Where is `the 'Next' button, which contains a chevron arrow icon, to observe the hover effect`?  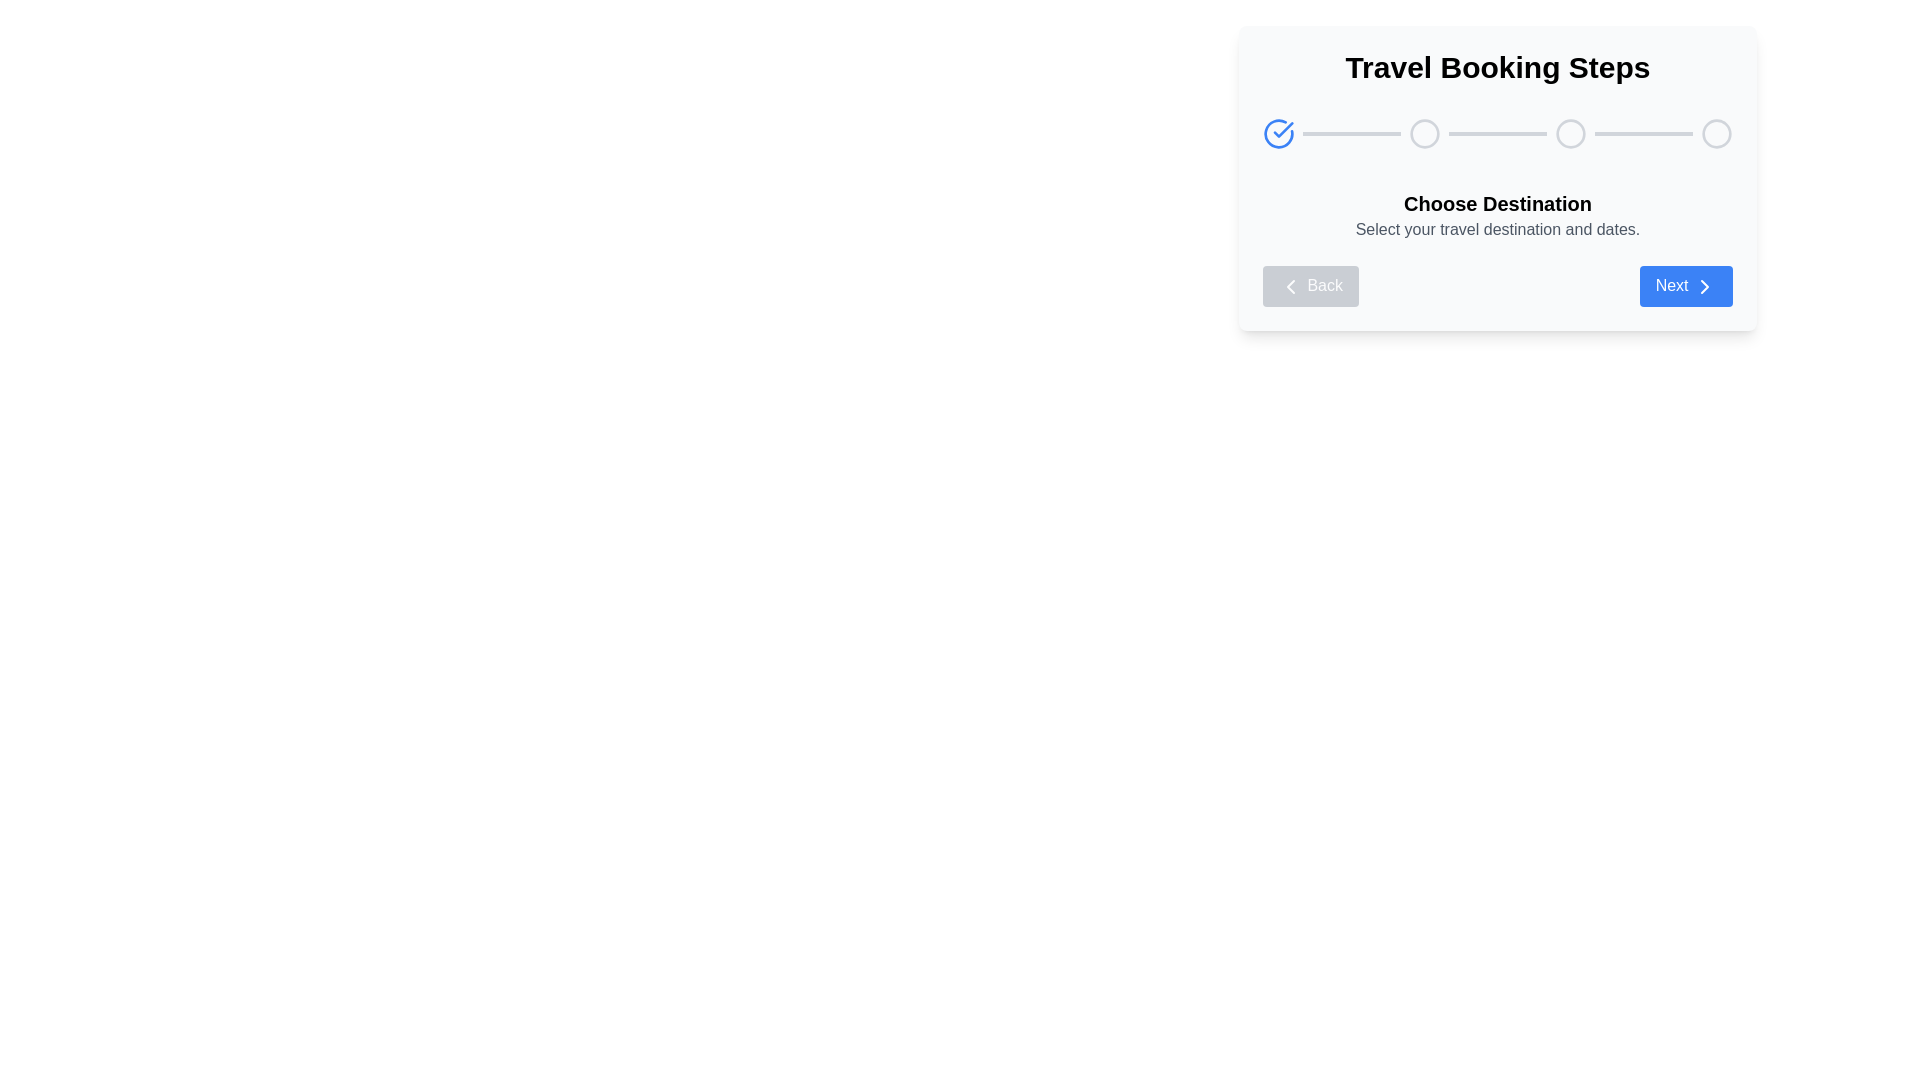
the 'Next' button, which contains a chevron arrow icon, to observe the hover effect is located at coordinates (1703, 285).